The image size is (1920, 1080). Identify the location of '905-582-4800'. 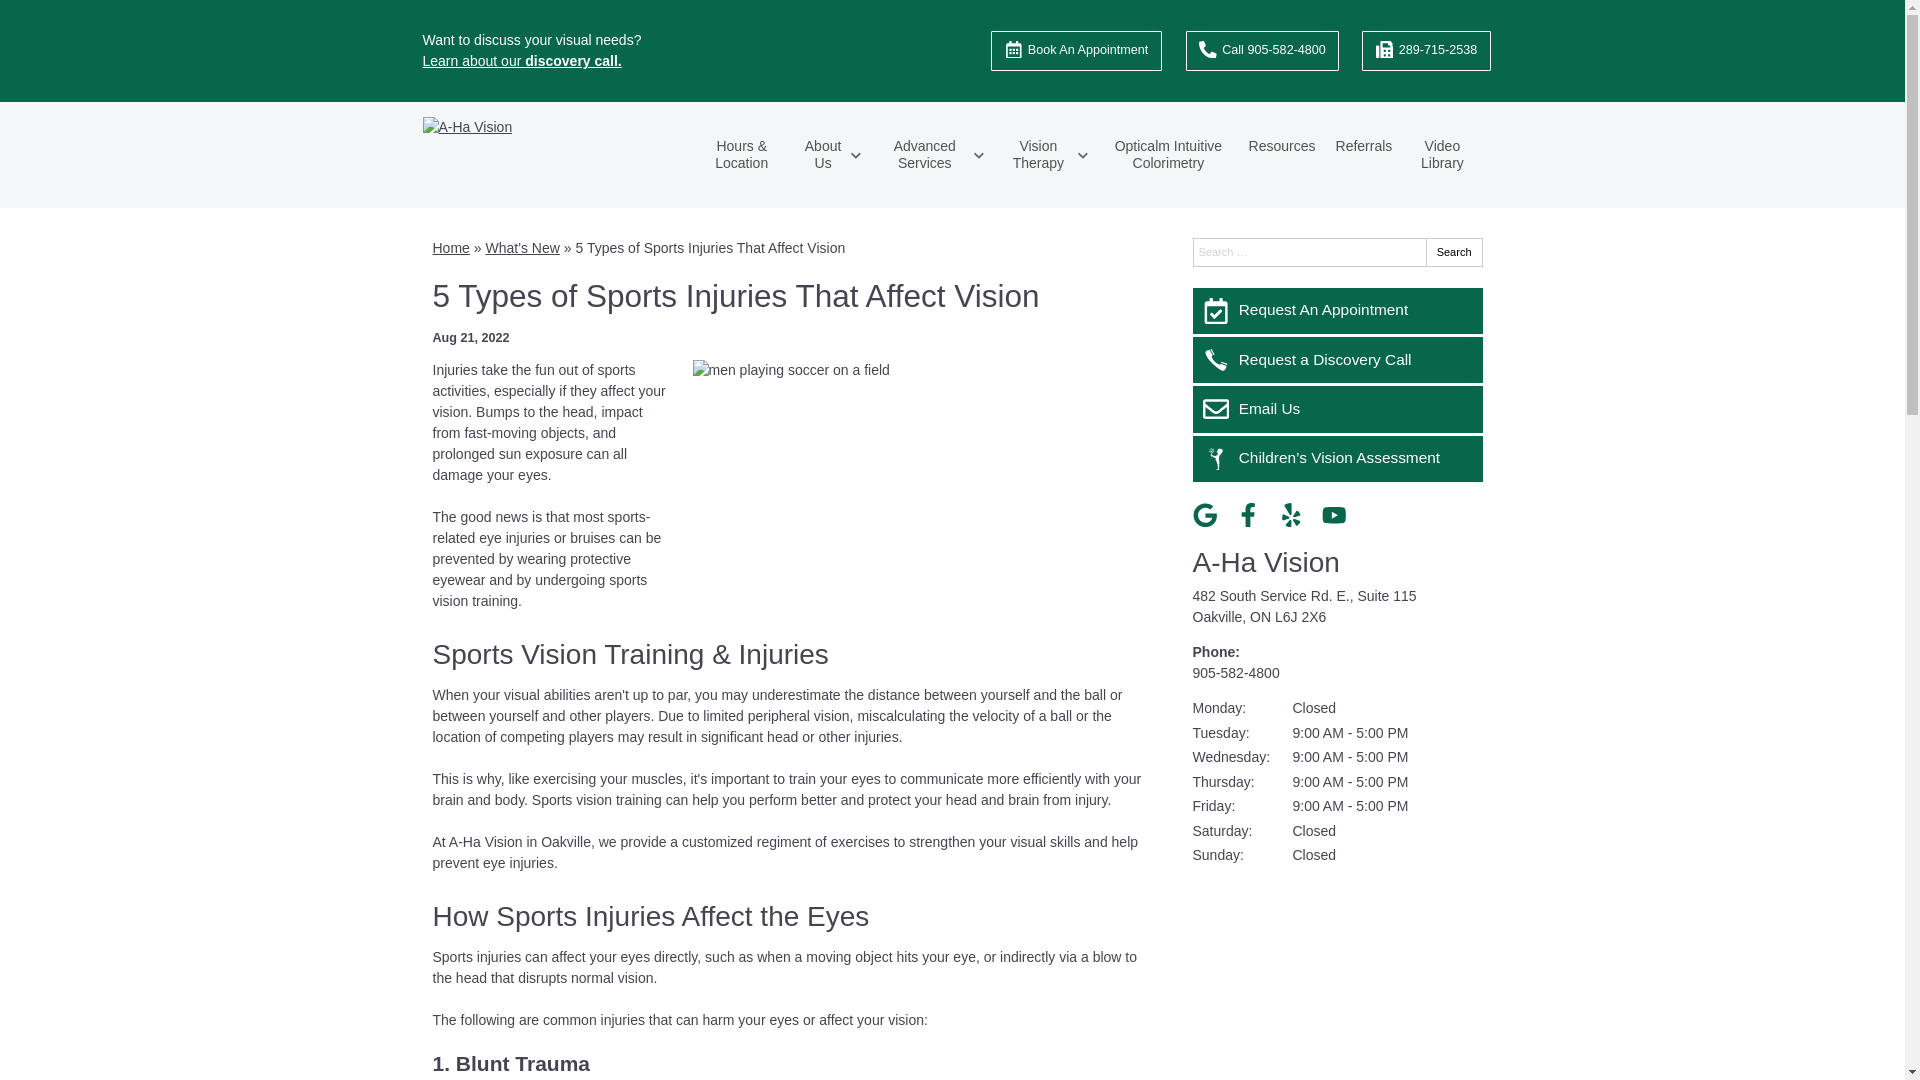
(1234, 672).